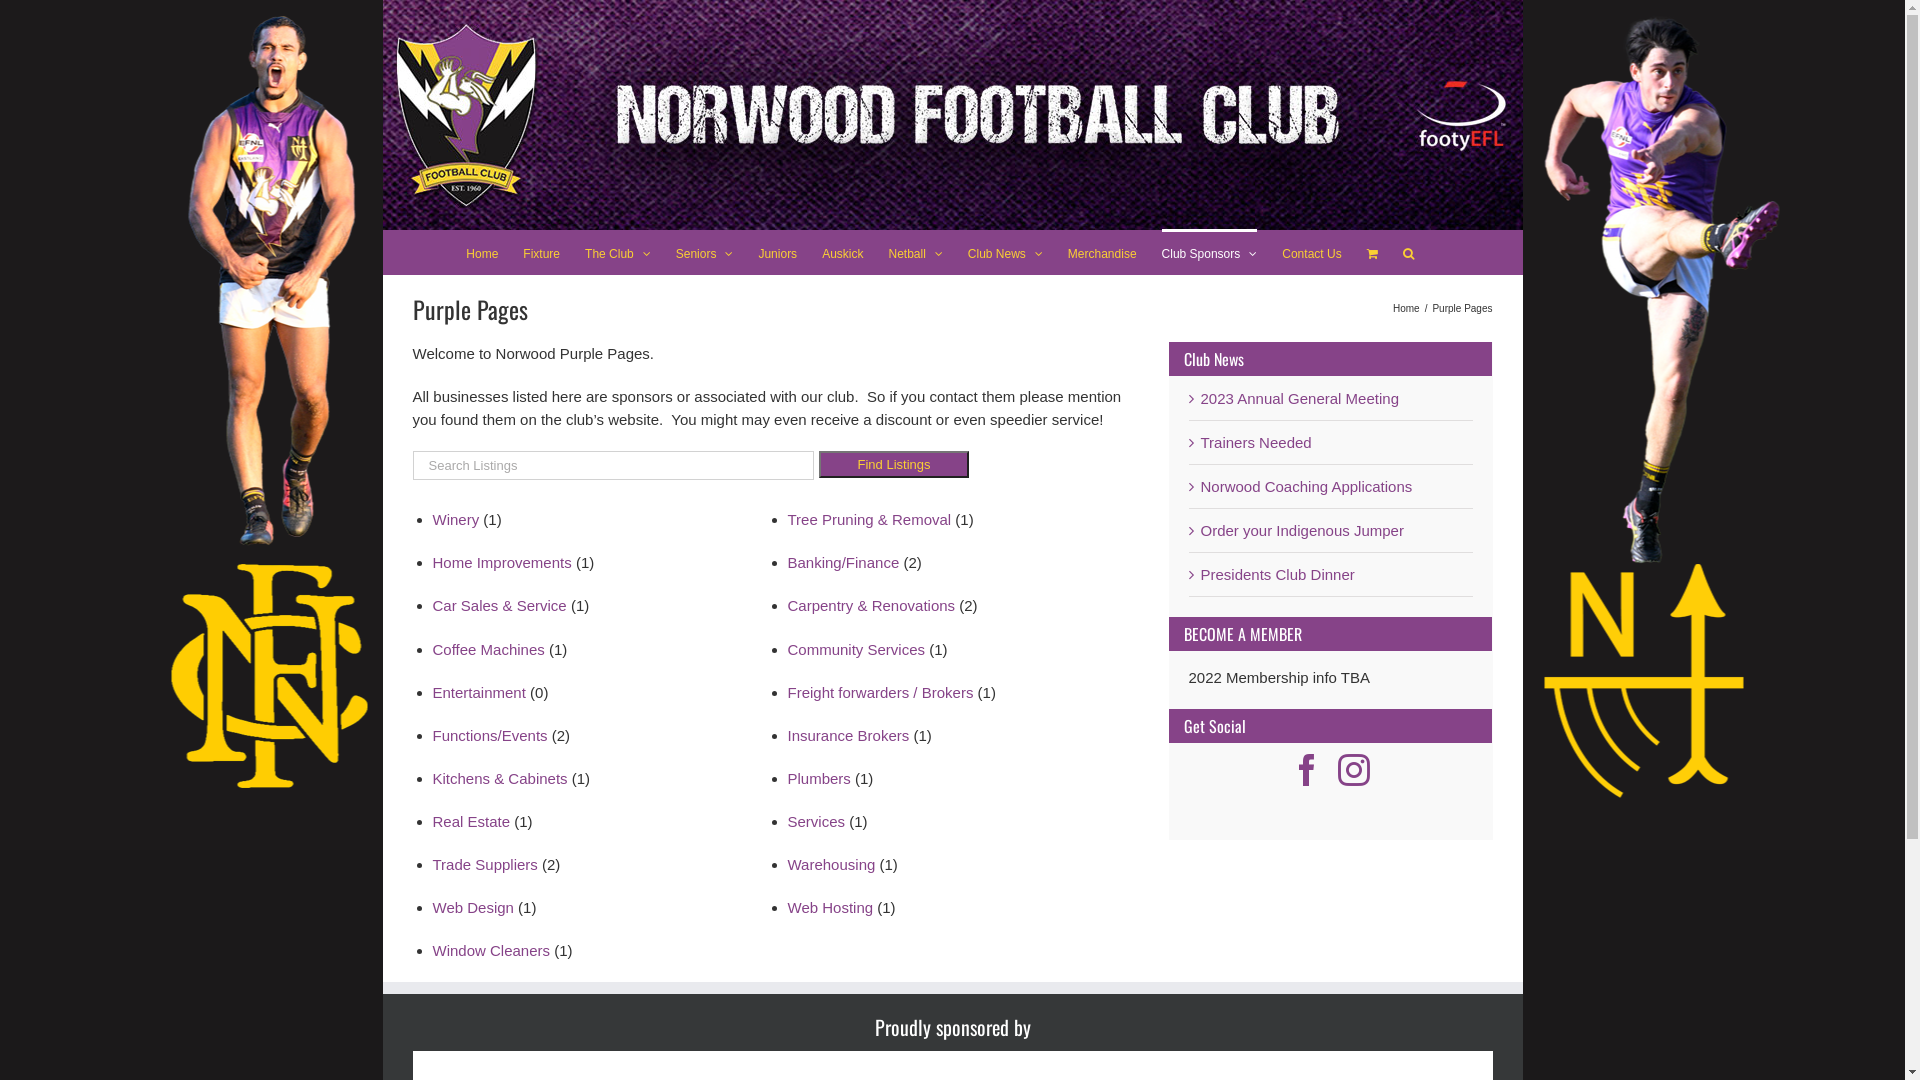 Image resolution: width=1920 pixels, height=1080 pixels. What do you see at coordinates (1305, 486) in the screenshot?
I see `'Norwood Coaching Applications'` at bounding box center [1305, 486].